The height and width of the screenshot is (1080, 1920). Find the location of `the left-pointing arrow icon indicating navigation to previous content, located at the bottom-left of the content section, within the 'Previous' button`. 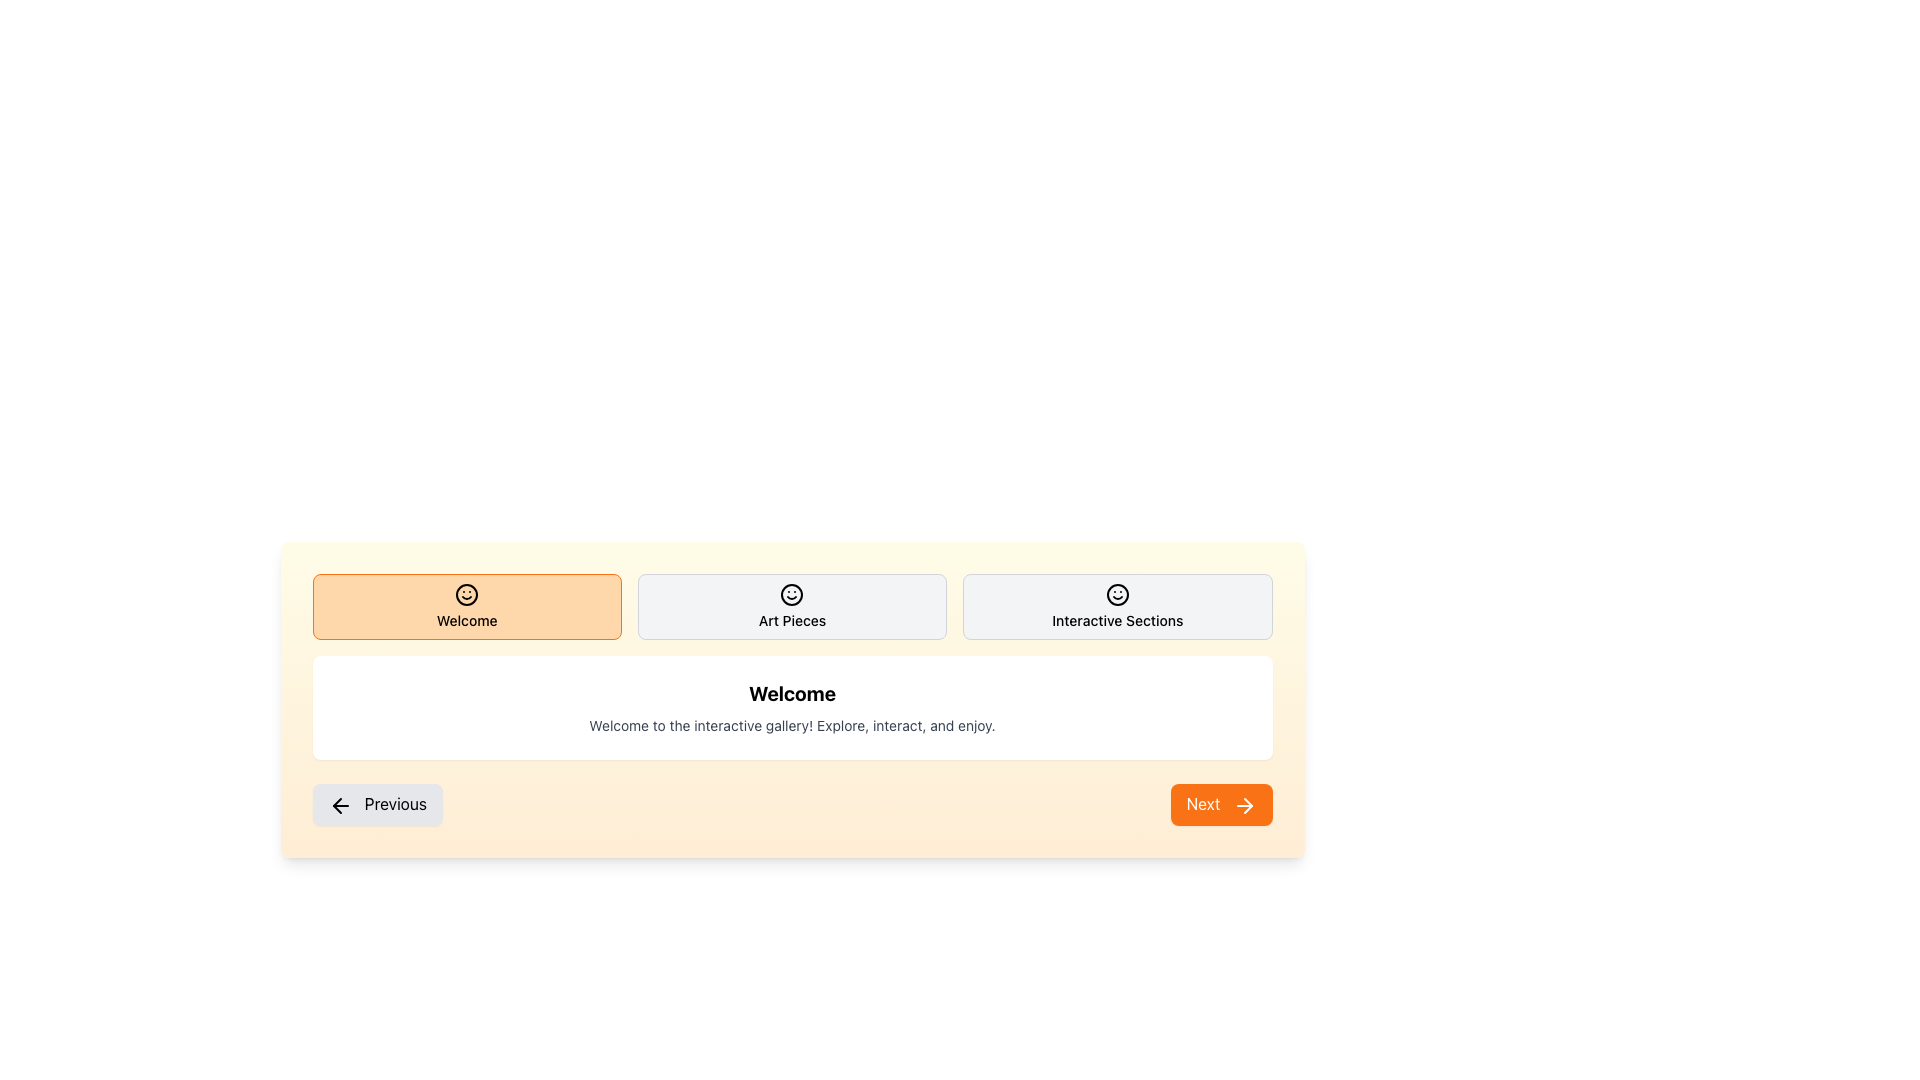

the left-pointing arrow icon indicating navigation to previous content, located at the bottom-left of the content section, within the 'Previous' button is located at coordinates (336, 804).